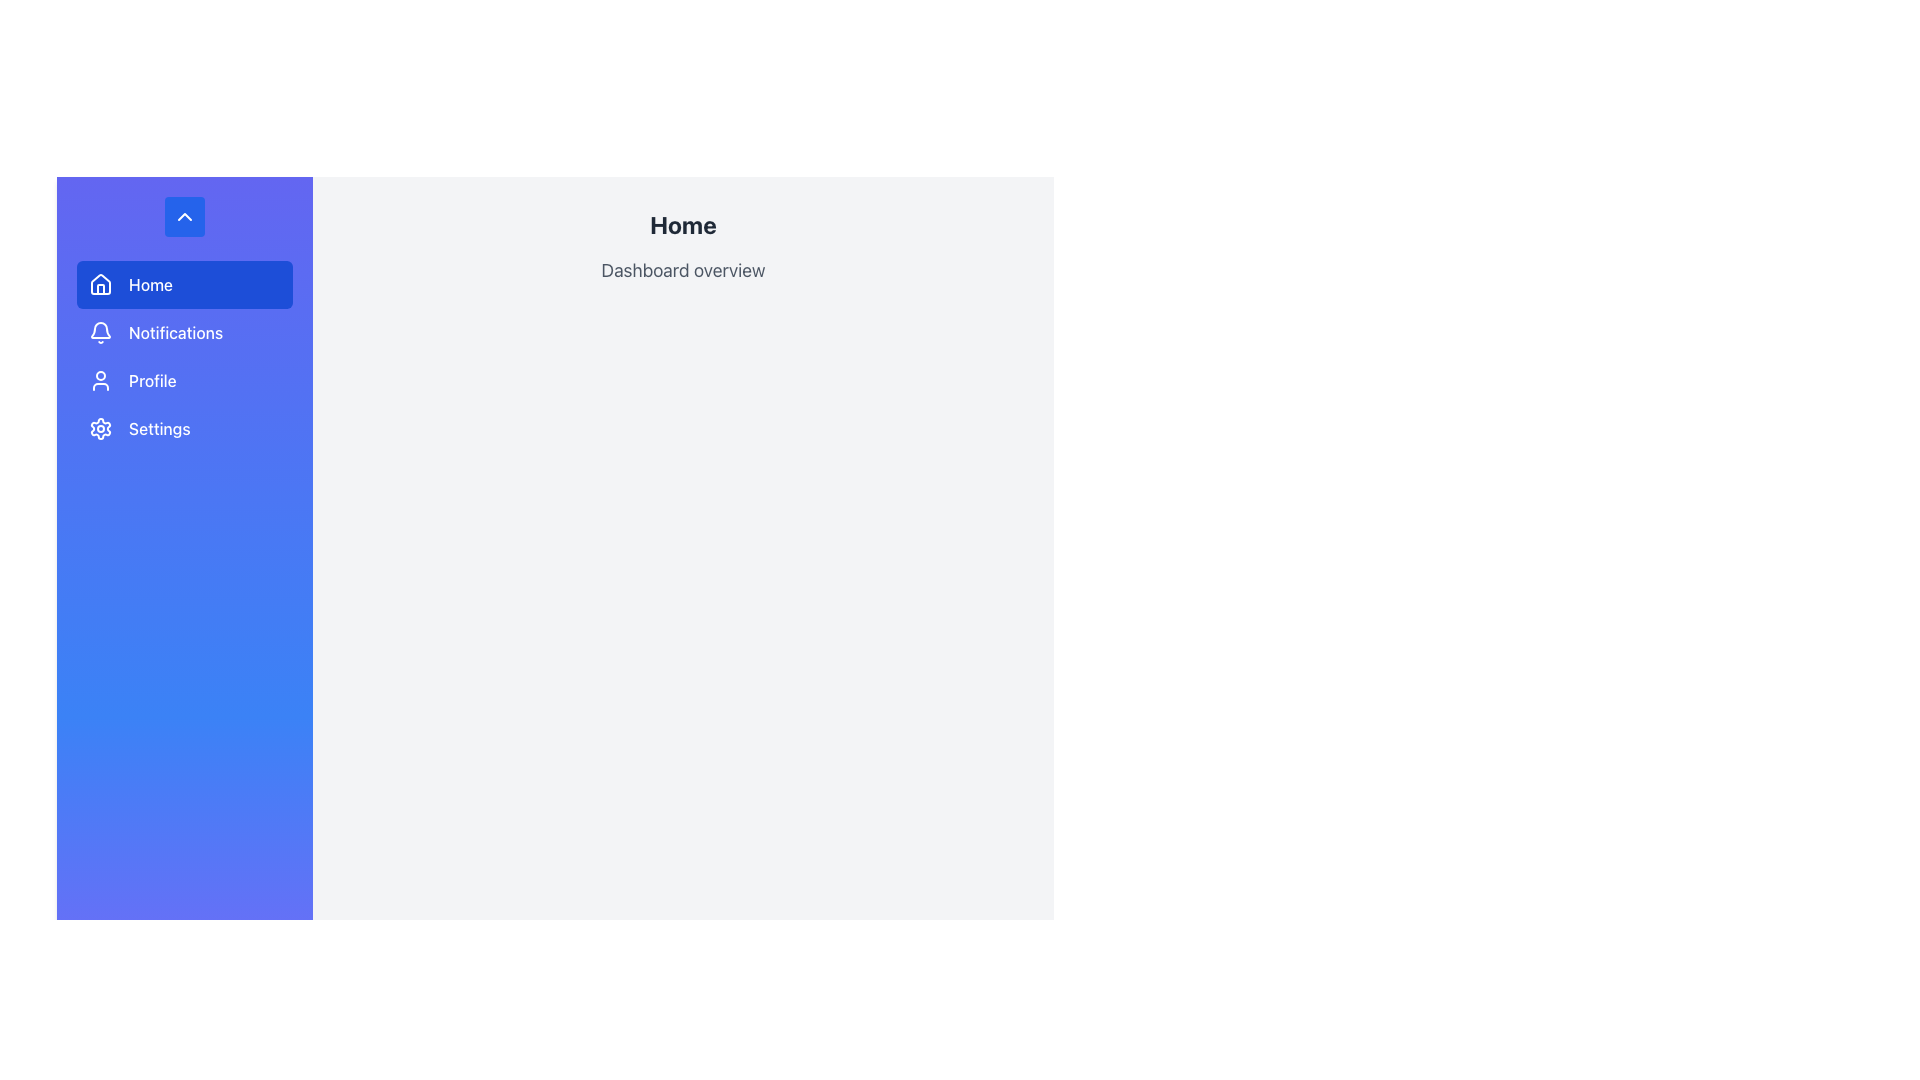 The height and width of the screenshot is (1080, 1920). I want to click on the descriptive label located directly below the 'Home' heading, providing contextual clarity for the content below, so click(683, 270).